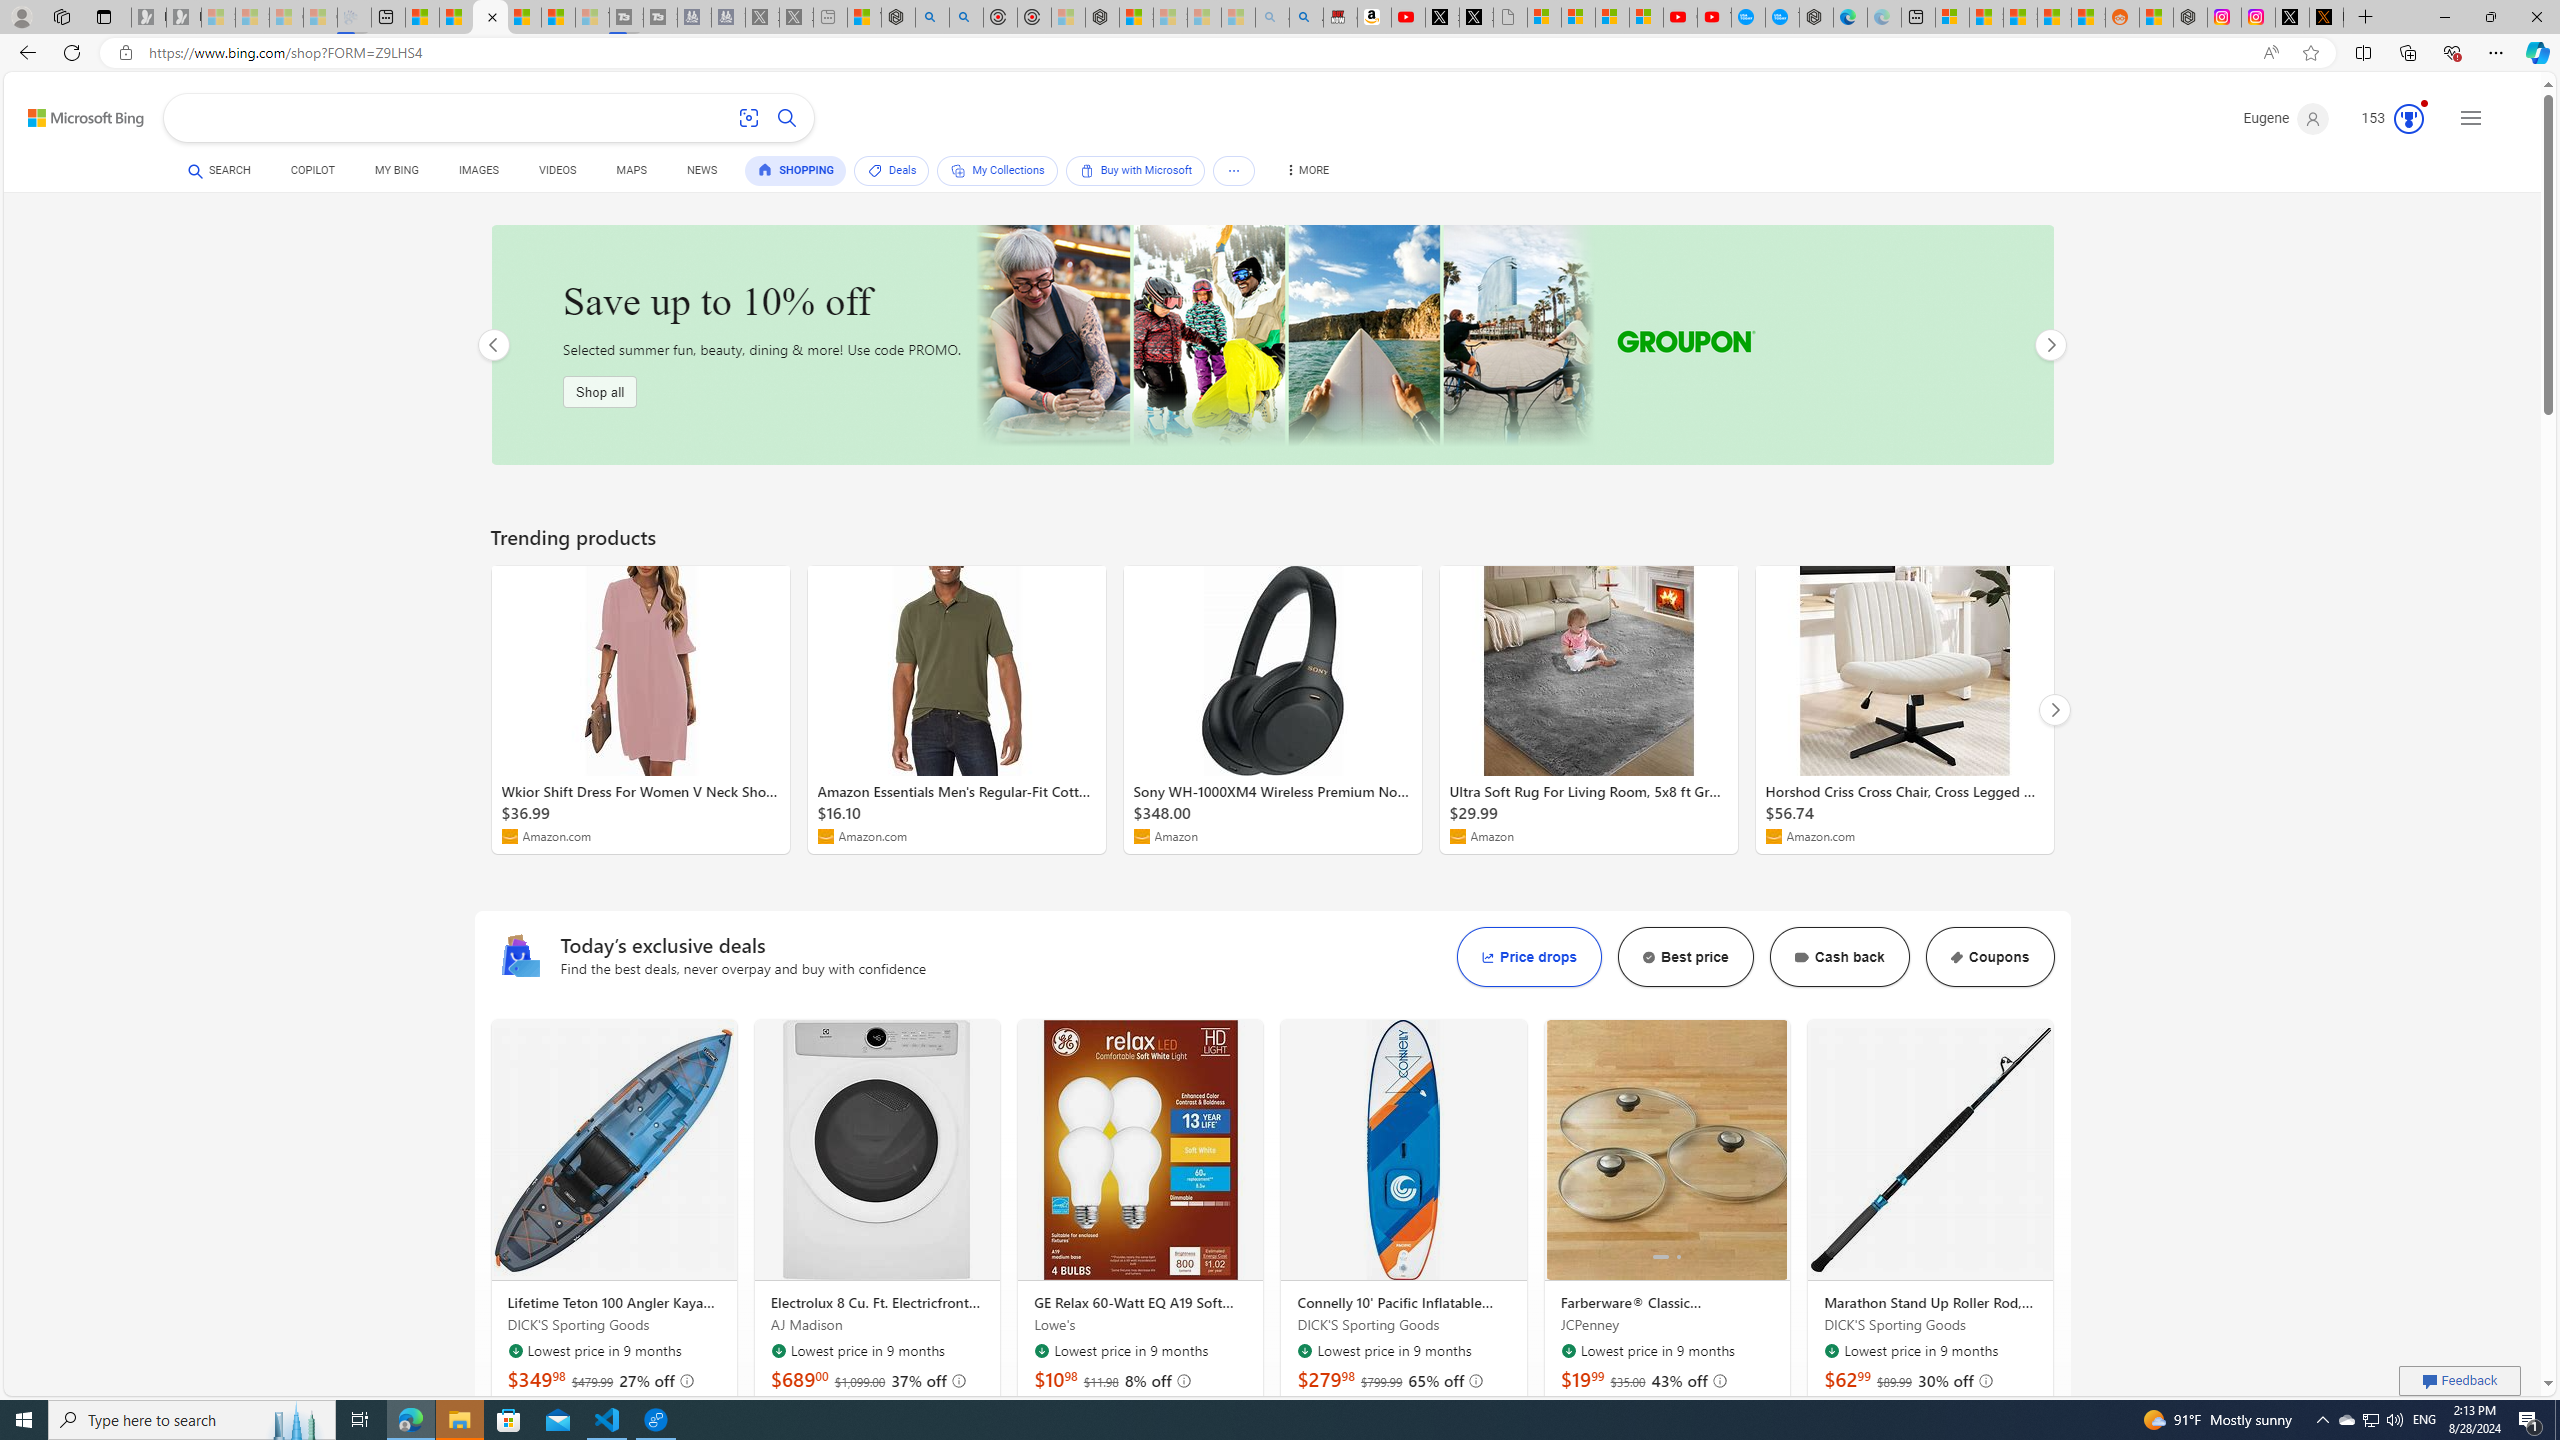 This screenshot has height=1440, width=2560. What do you see at coordinates (1134, 169) in the screenshot?
I see `'Buy with Microsoft'` at bounding box center [1134, 169].